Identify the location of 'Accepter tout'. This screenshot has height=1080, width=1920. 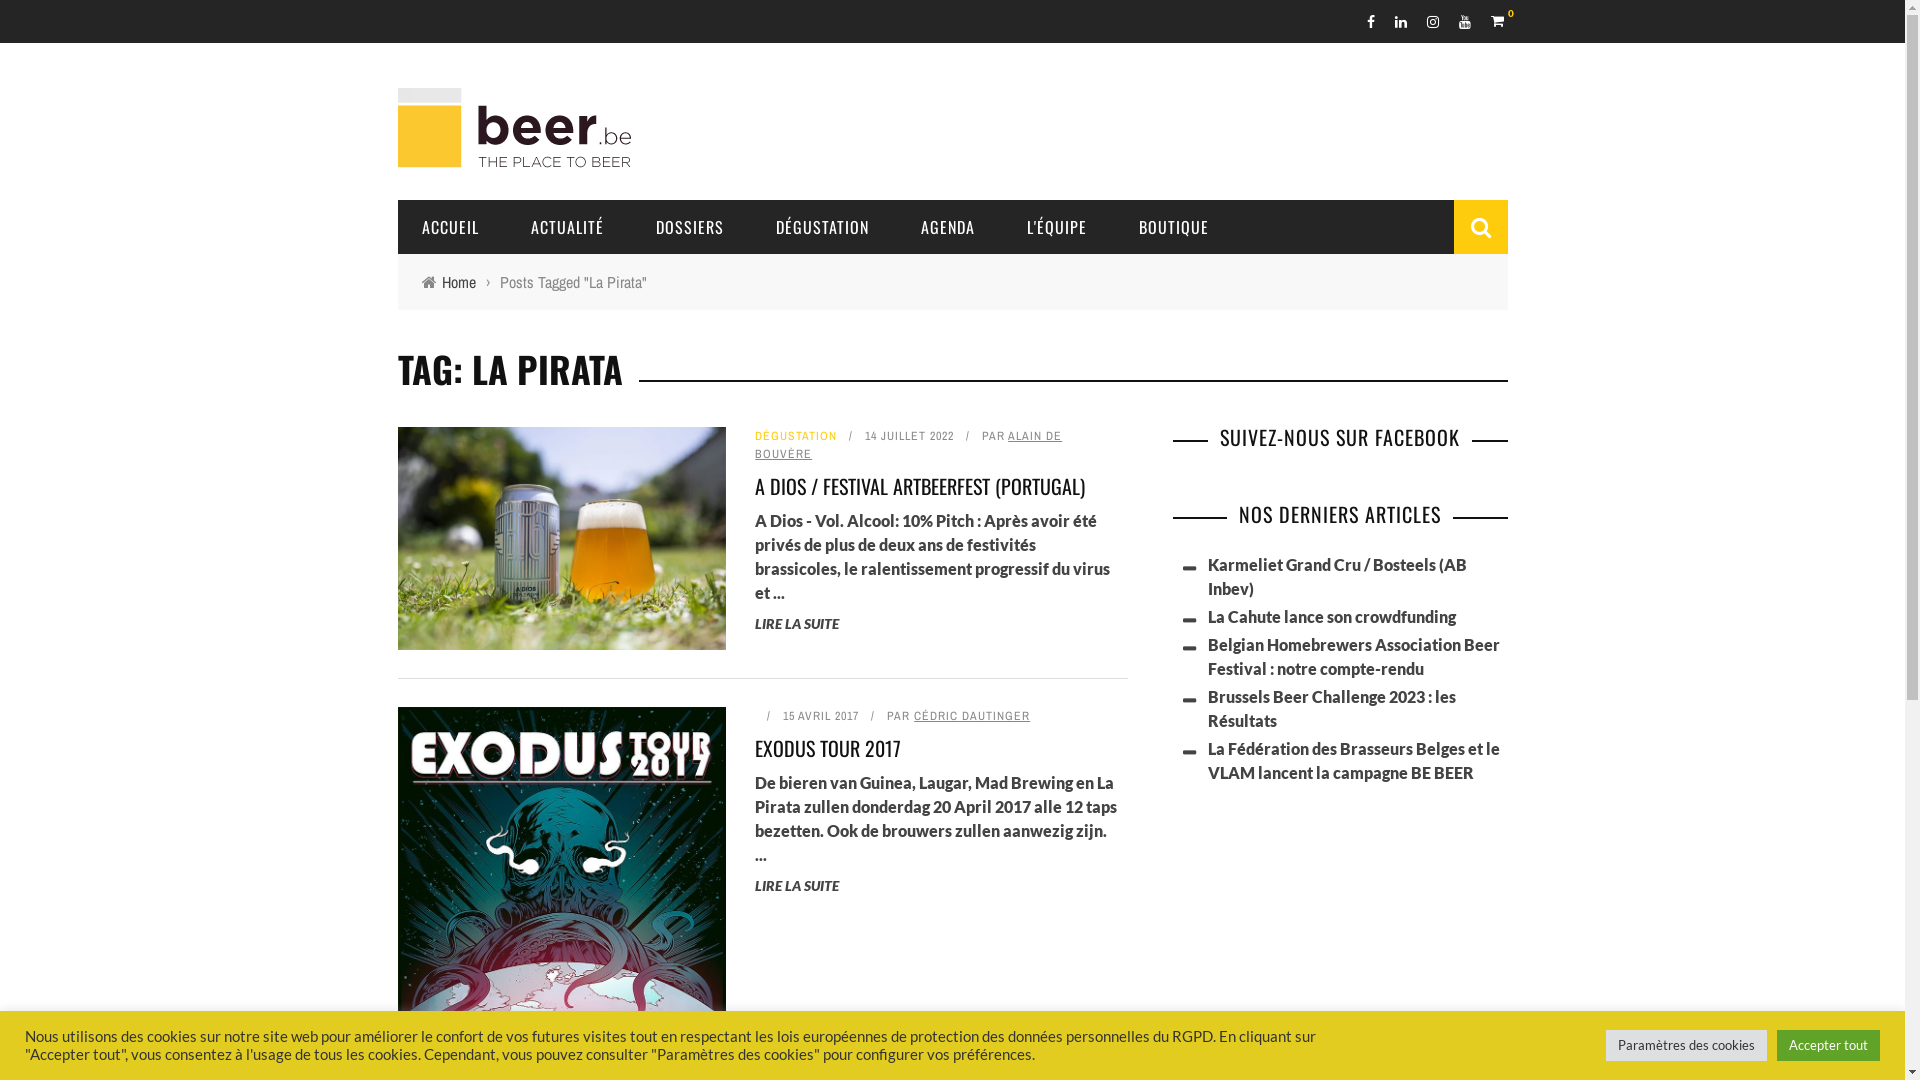
(1828, 1044).